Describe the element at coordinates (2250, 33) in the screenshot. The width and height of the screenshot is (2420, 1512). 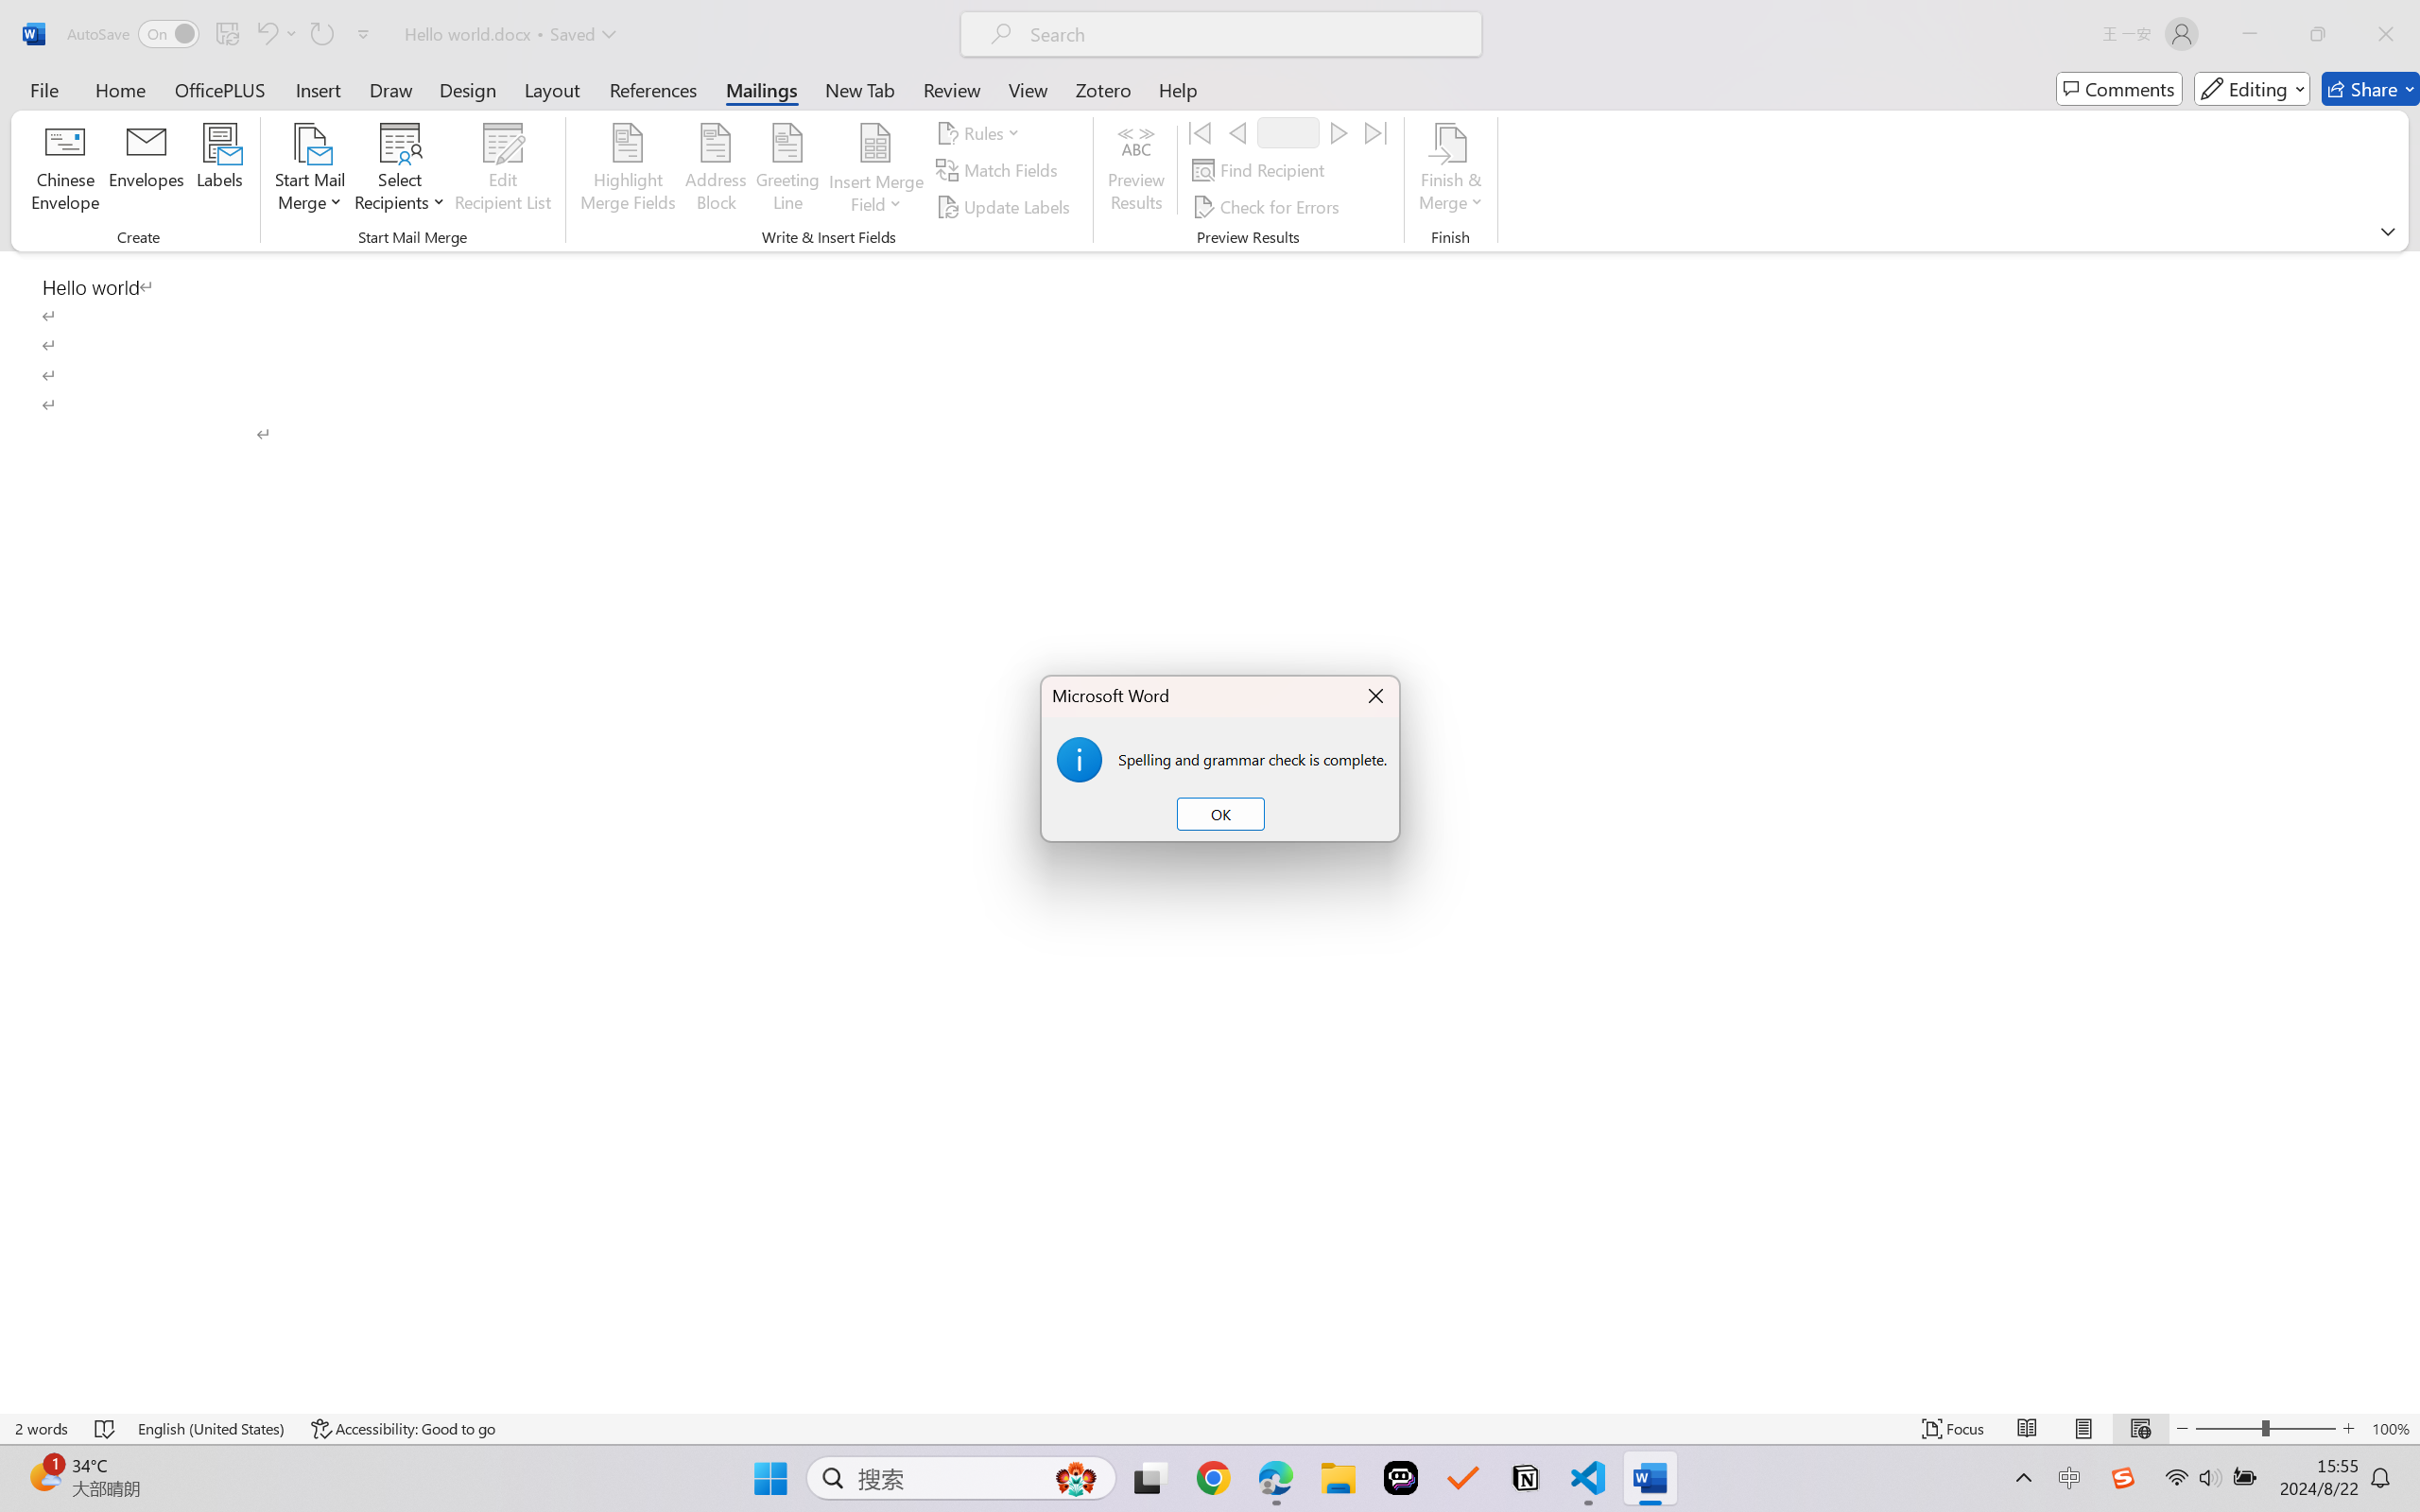
I see `'Minimize'` at that location.